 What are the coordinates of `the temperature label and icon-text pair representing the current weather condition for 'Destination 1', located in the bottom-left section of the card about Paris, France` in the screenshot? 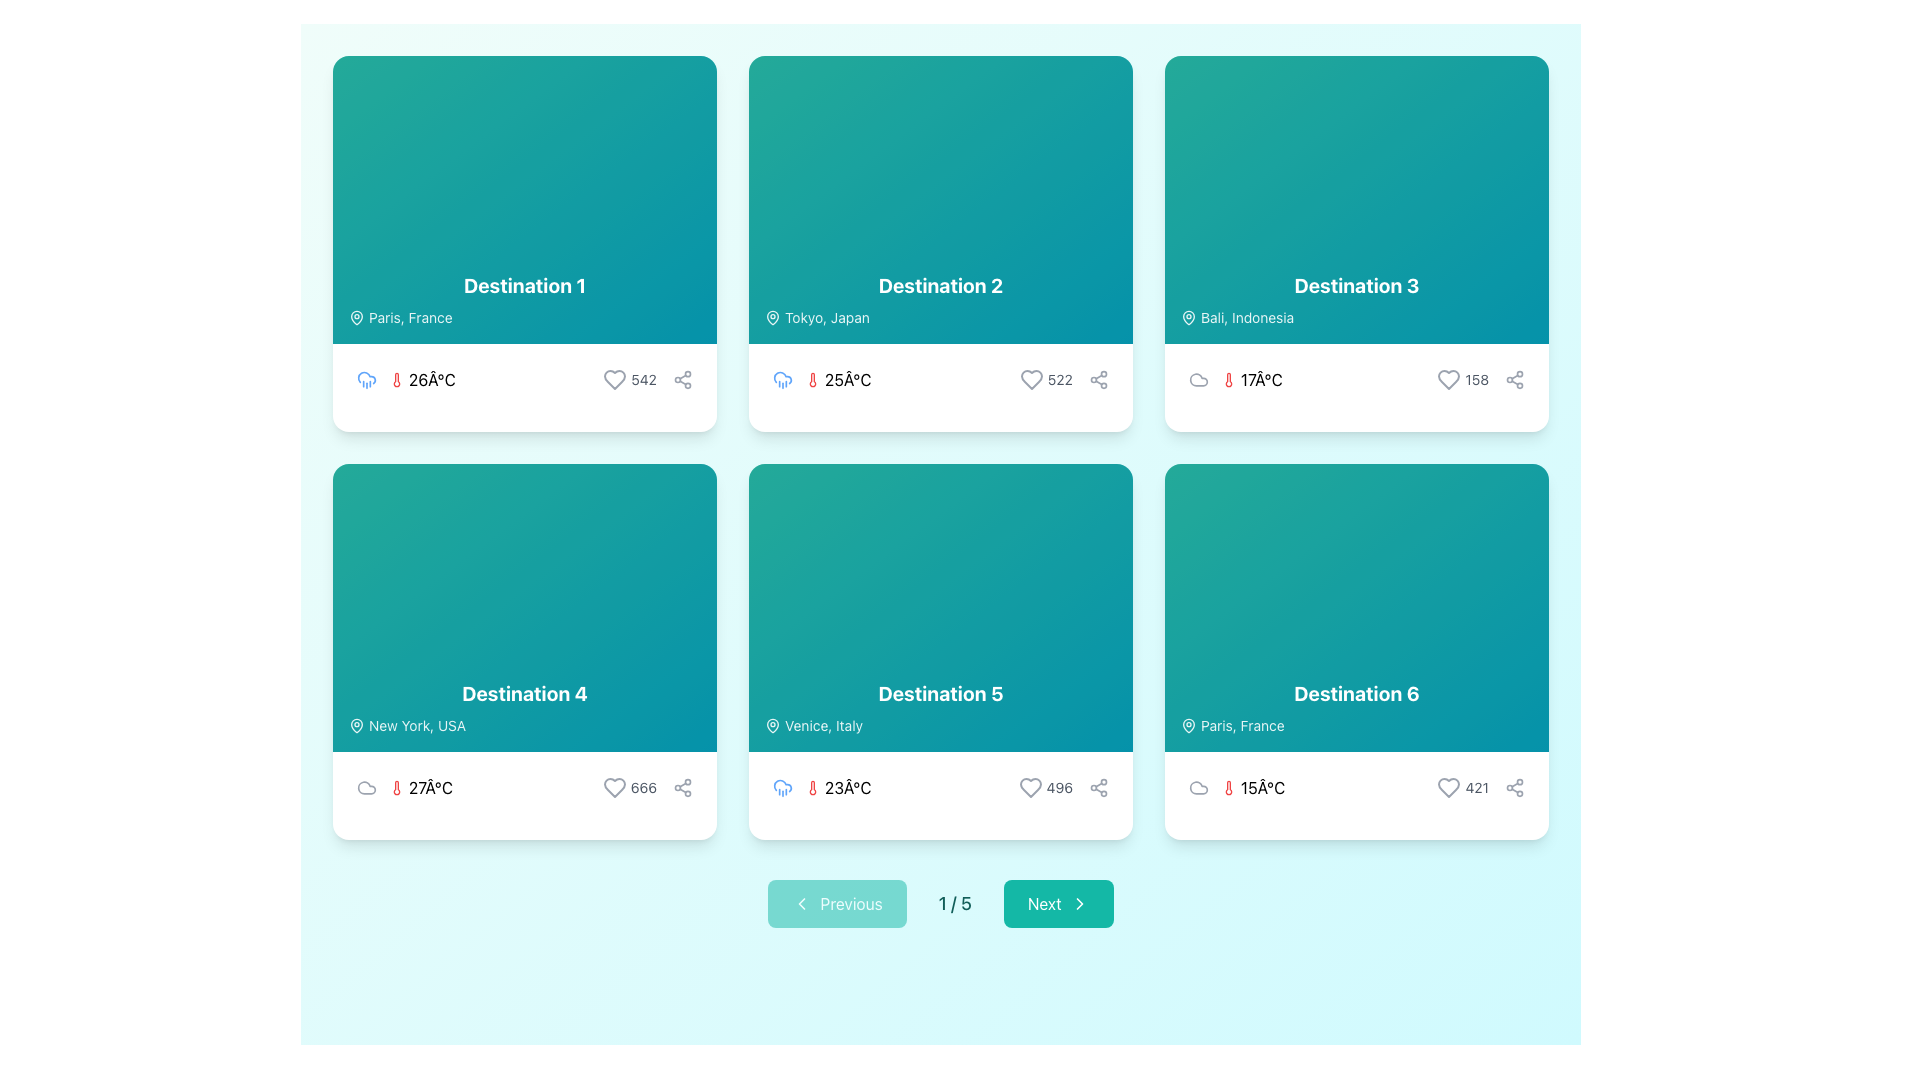 It's located at (421, 380).